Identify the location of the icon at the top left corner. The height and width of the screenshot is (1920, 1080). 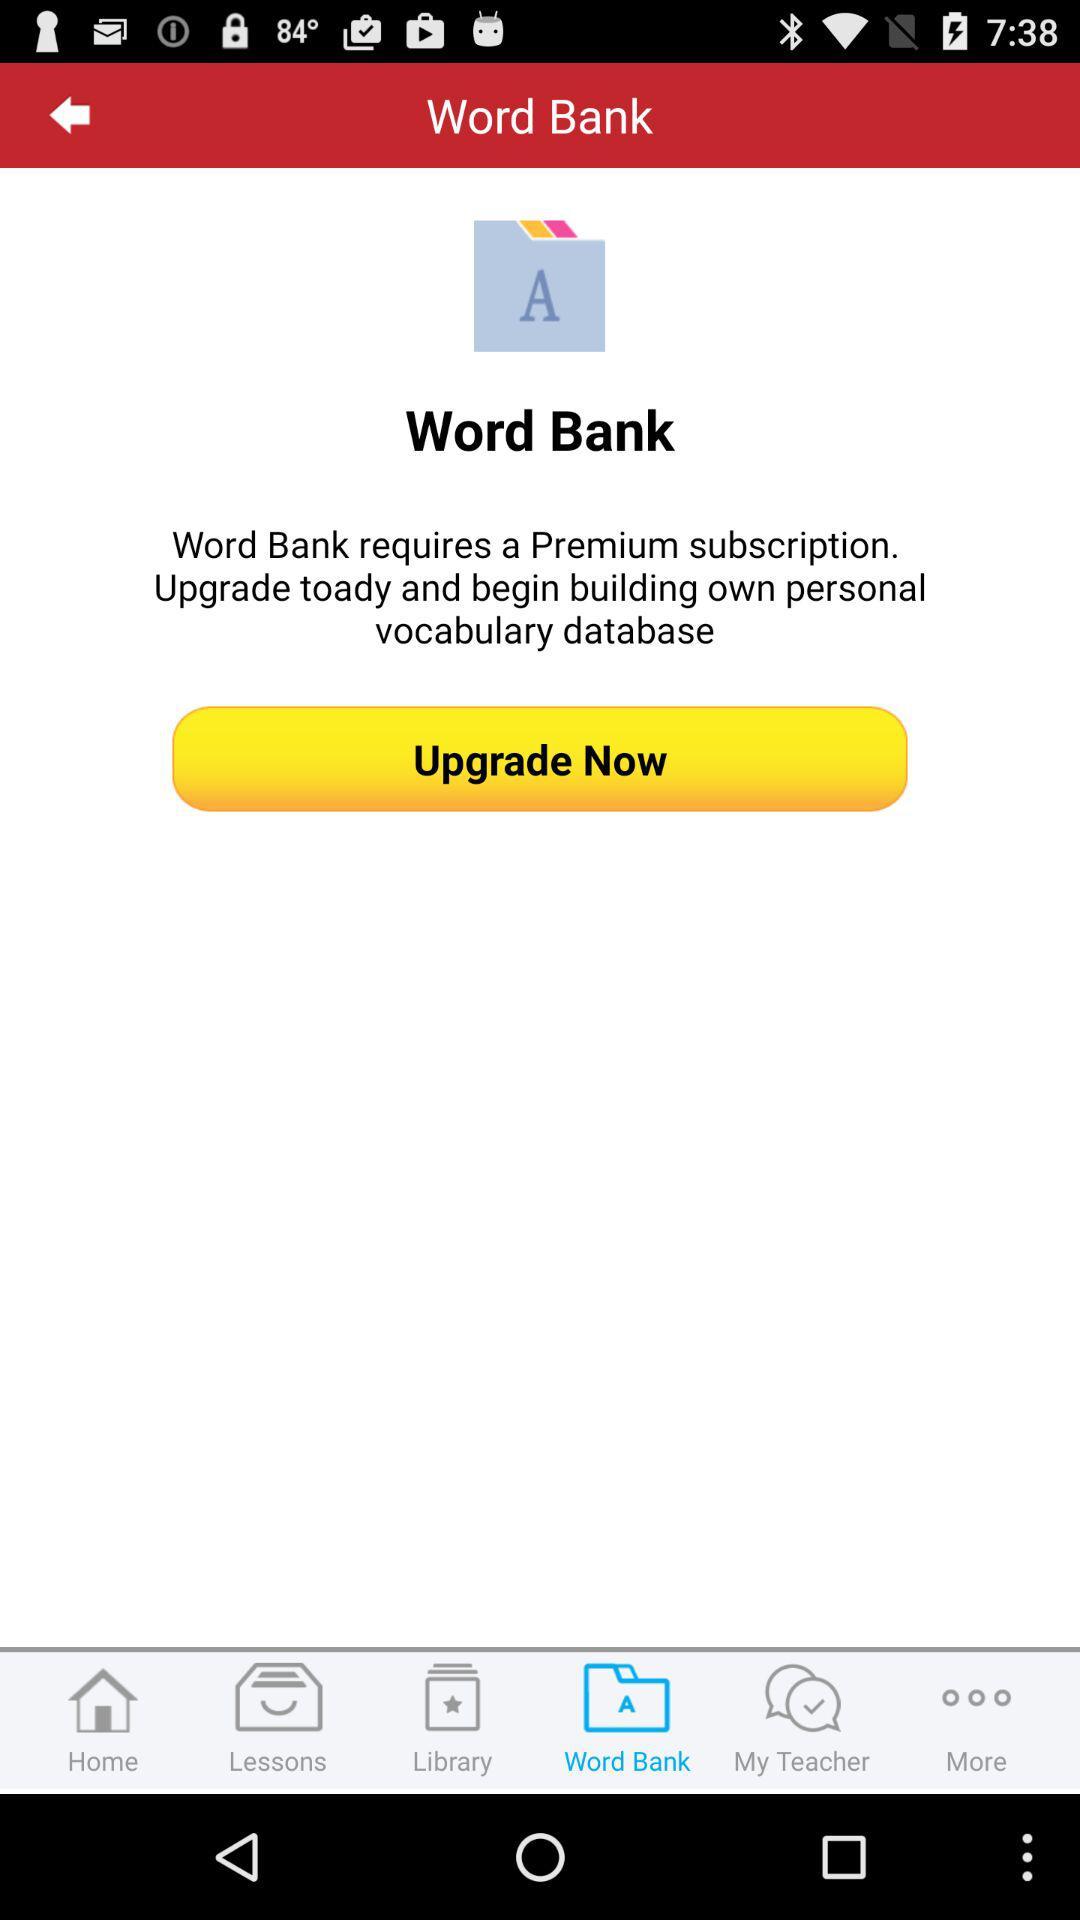
(69, 114).